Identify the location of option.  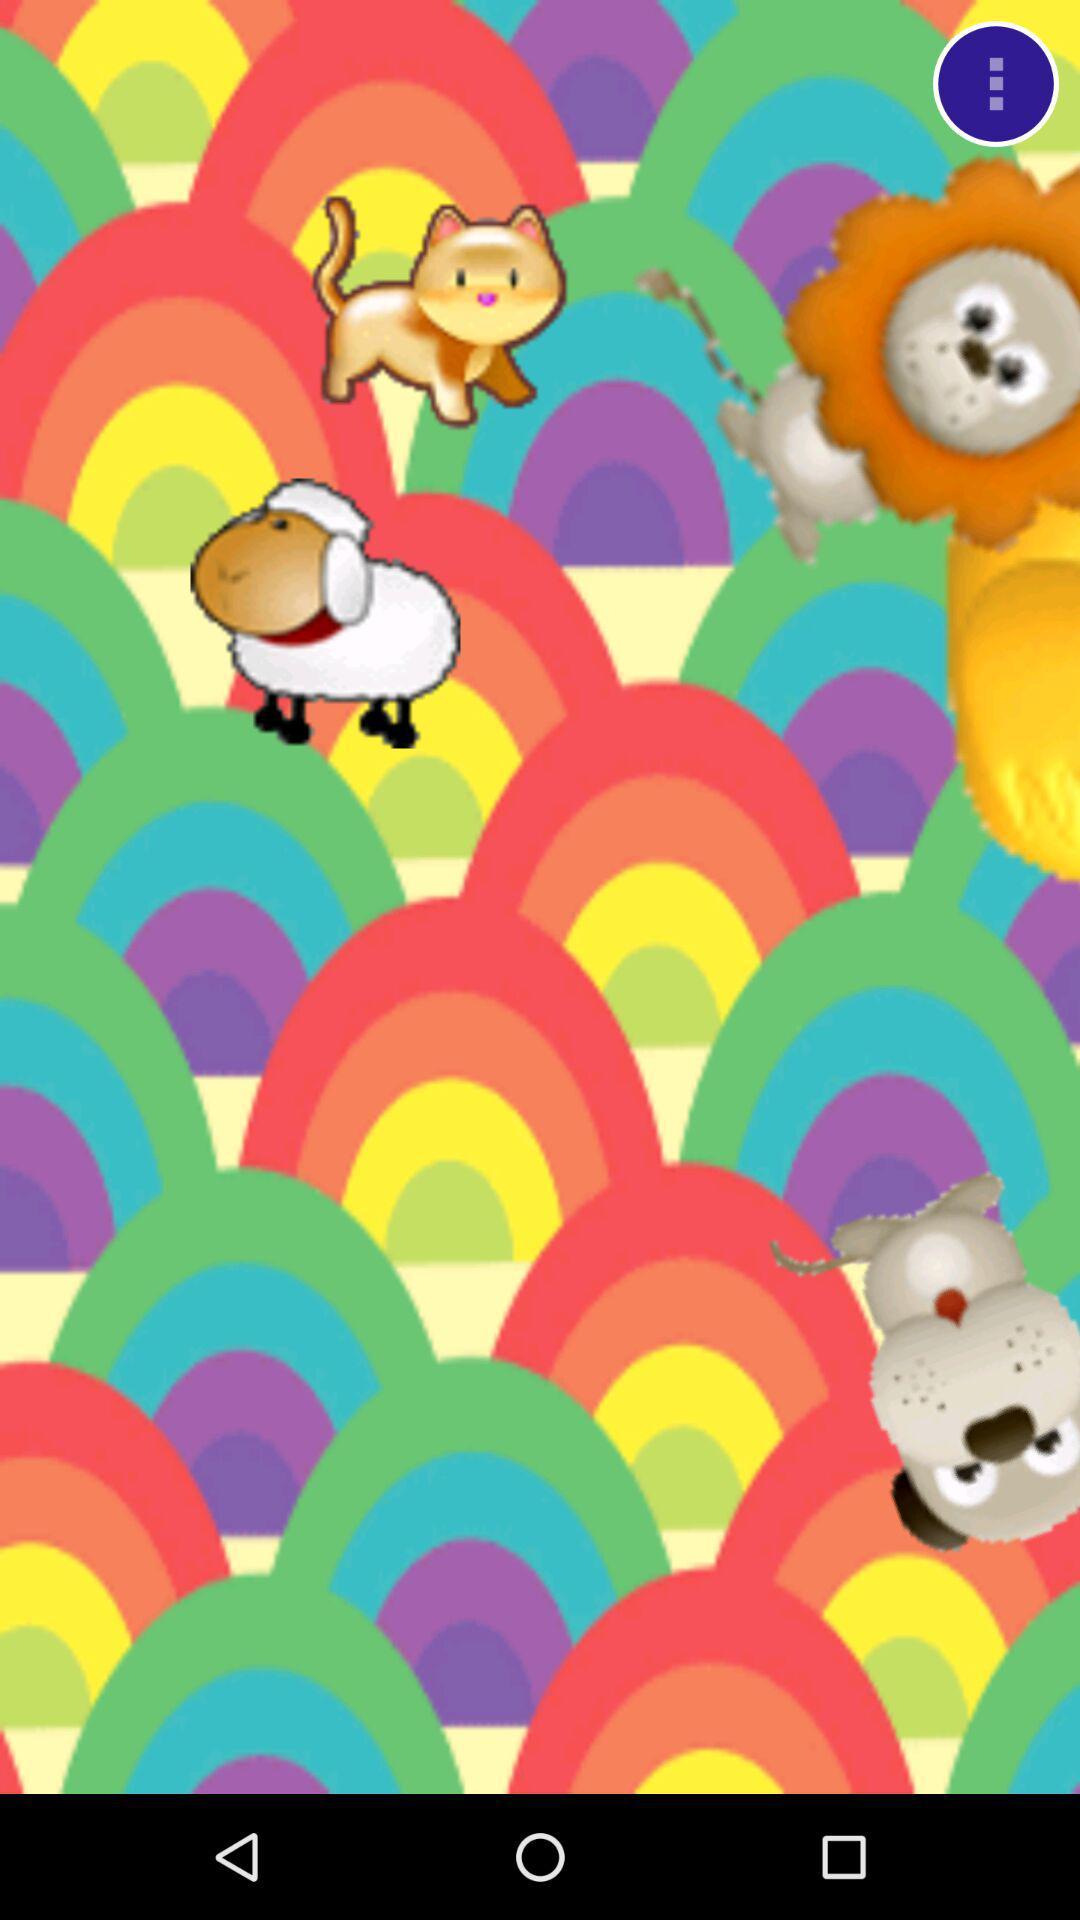
(995, 83).